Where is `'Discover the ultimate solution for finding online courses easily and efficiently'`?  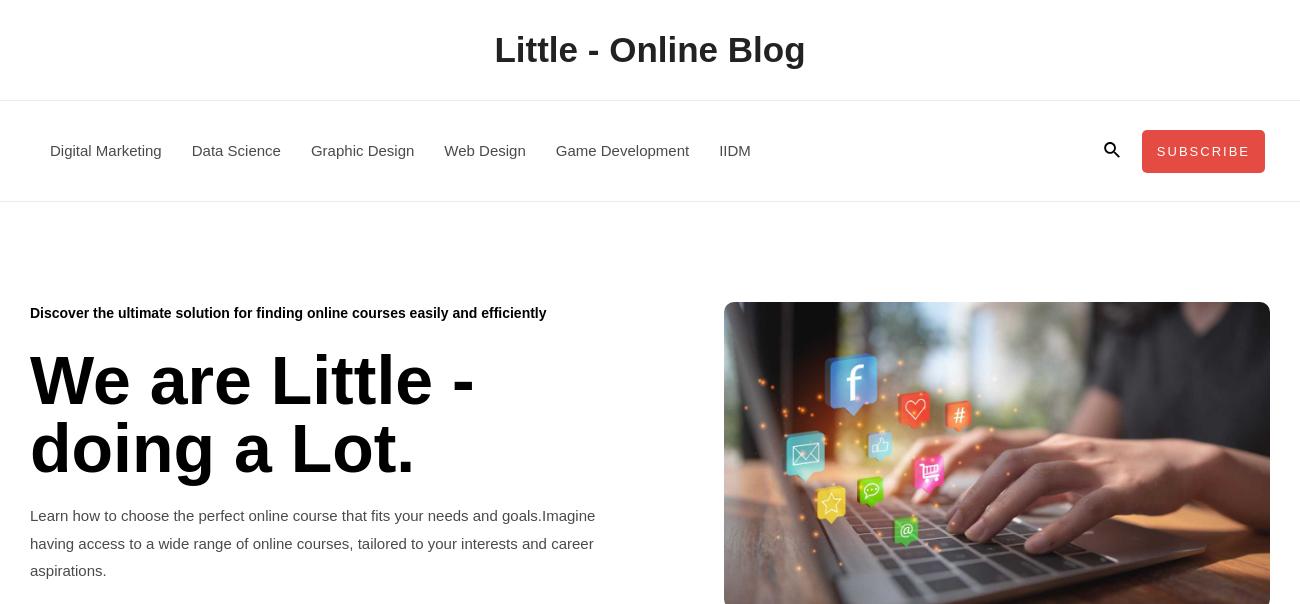 'Discover the ultimate solution for finding online courses easily and efficiently' is located at coordinates (287, 312).